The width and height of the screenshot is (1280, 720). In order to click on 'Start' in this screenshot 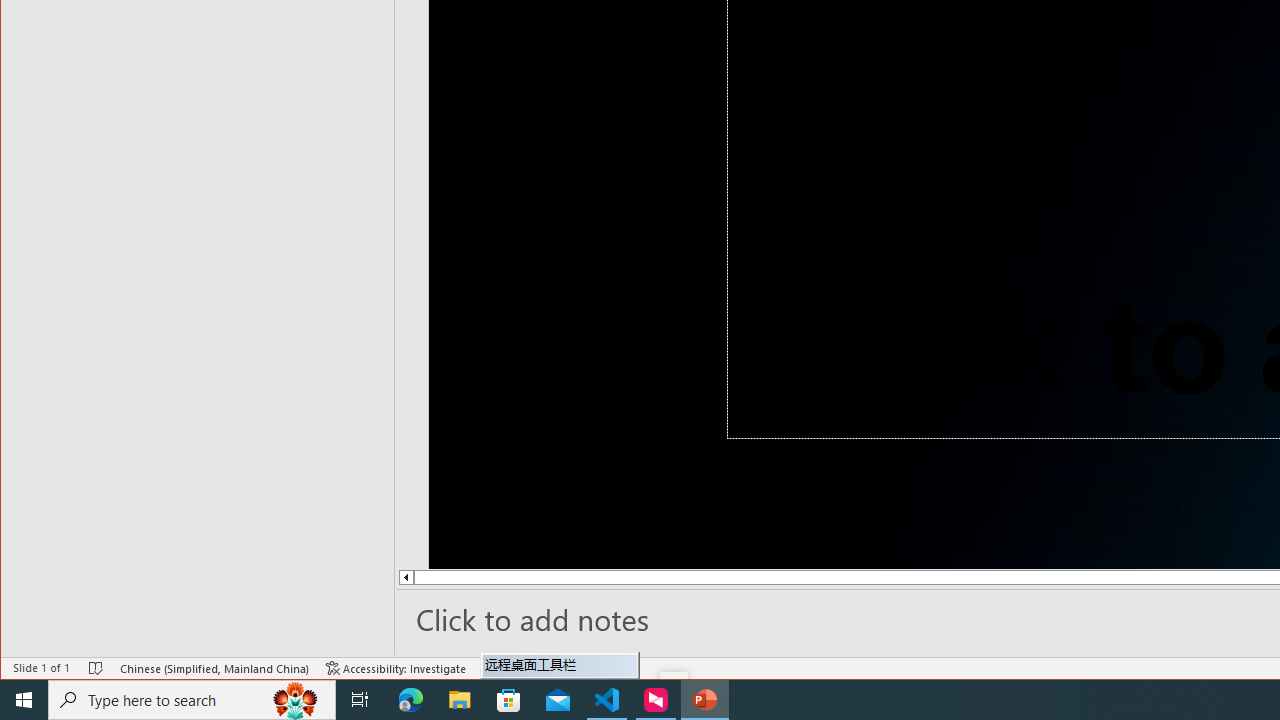, I will do `click(24, 698)`.